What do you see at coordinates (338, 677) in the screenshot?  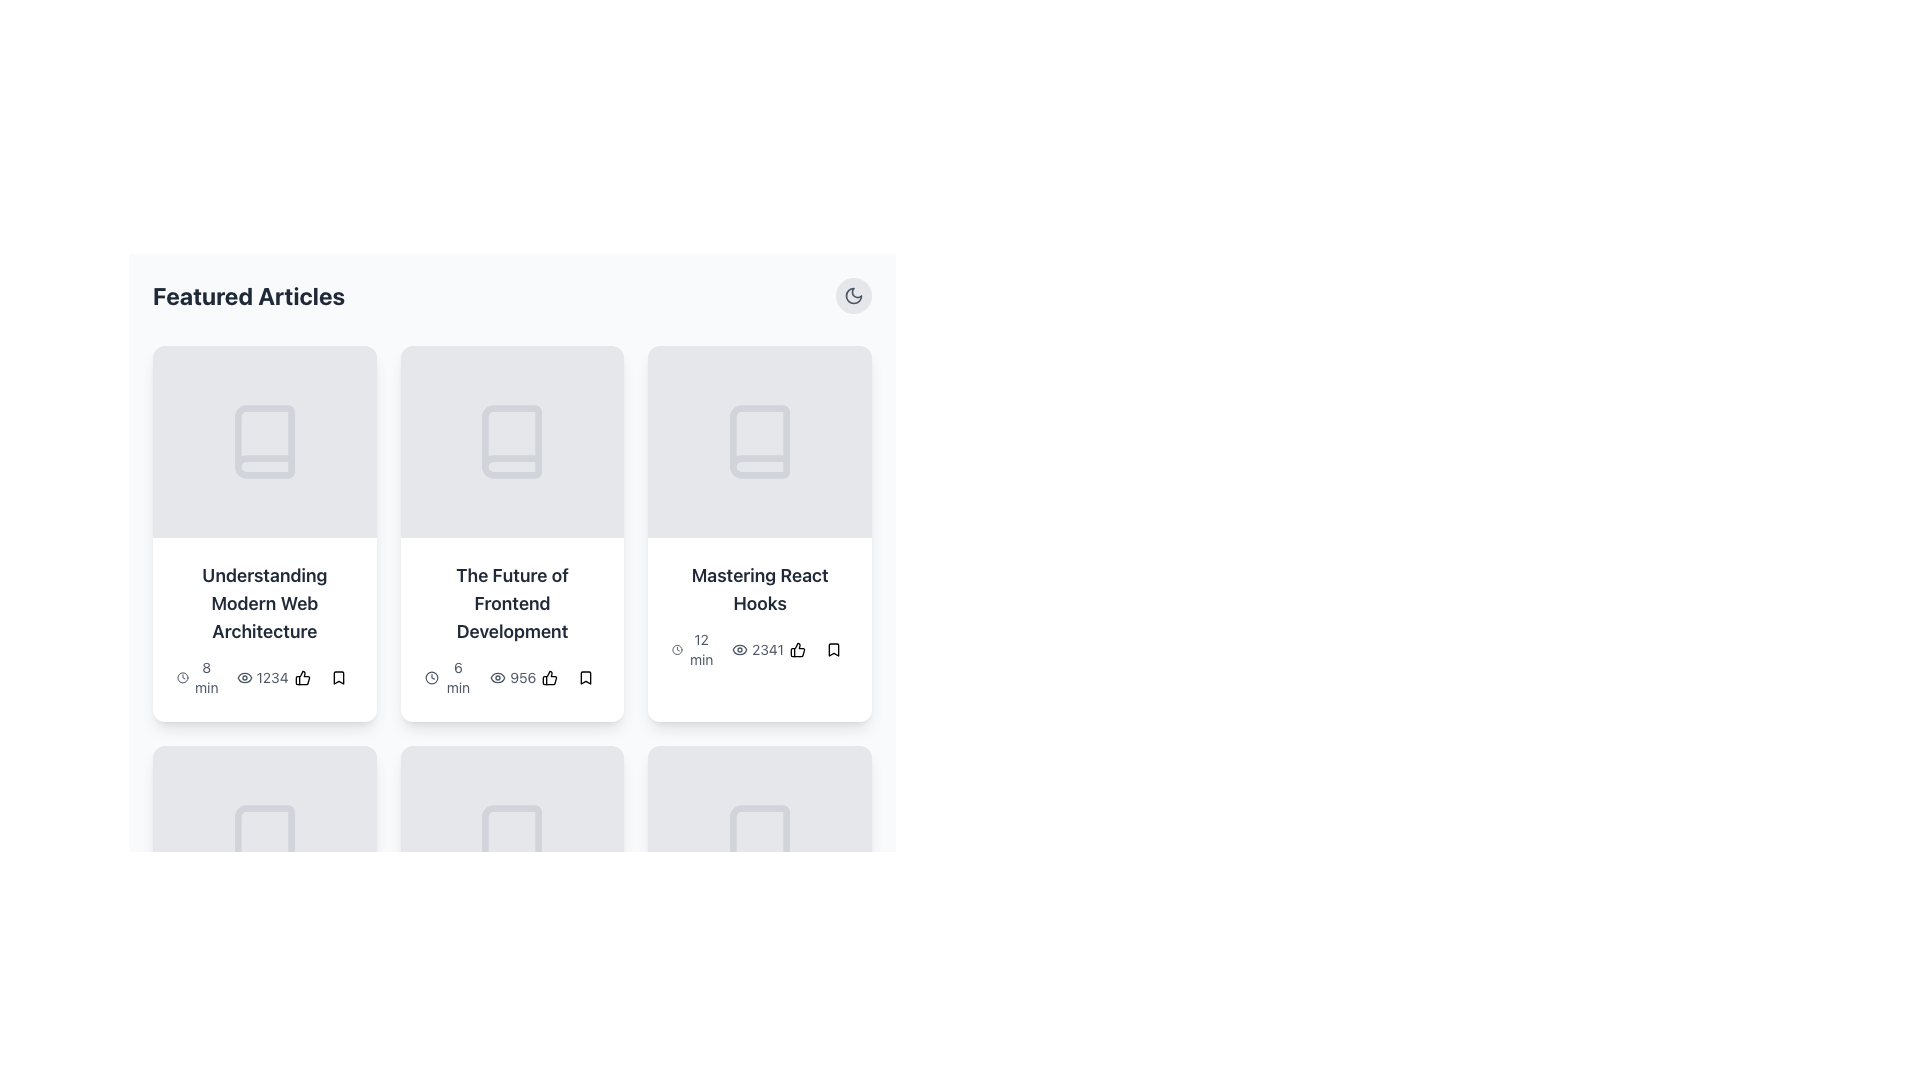 I see `the bookmark icon located in the bottom-right corner of the 'Understanding Modern Web Architecture' card, which has a triangular notched bottom and is styled in a monochromatic theme` at bounding box center [338, 677].